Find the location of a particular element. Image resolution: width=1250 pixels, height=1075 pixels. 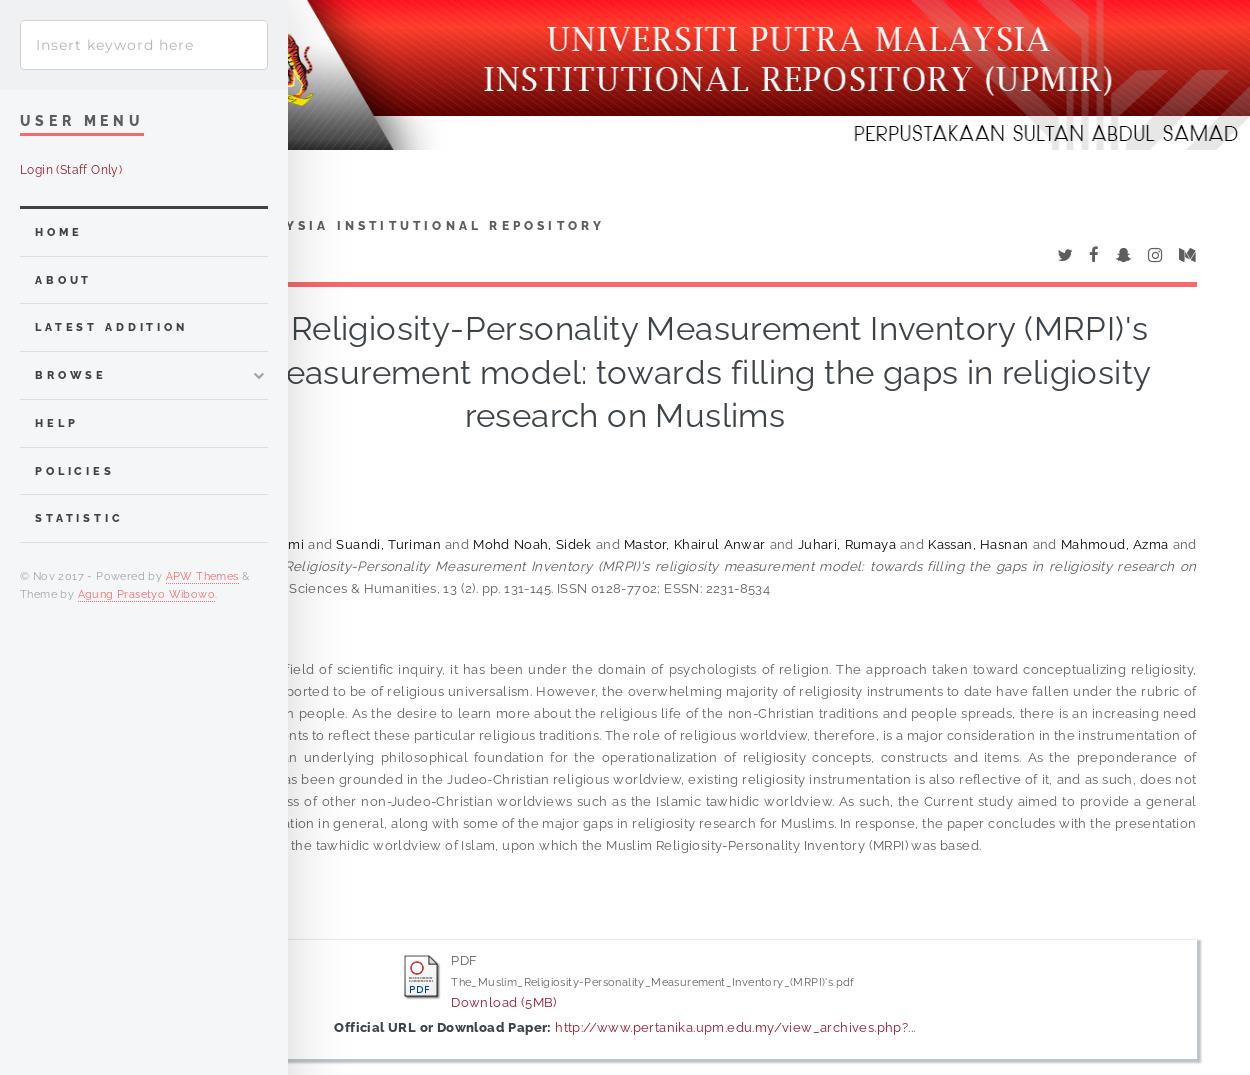

'Hamzah, Azimi' is located at coordinates (256, 543).